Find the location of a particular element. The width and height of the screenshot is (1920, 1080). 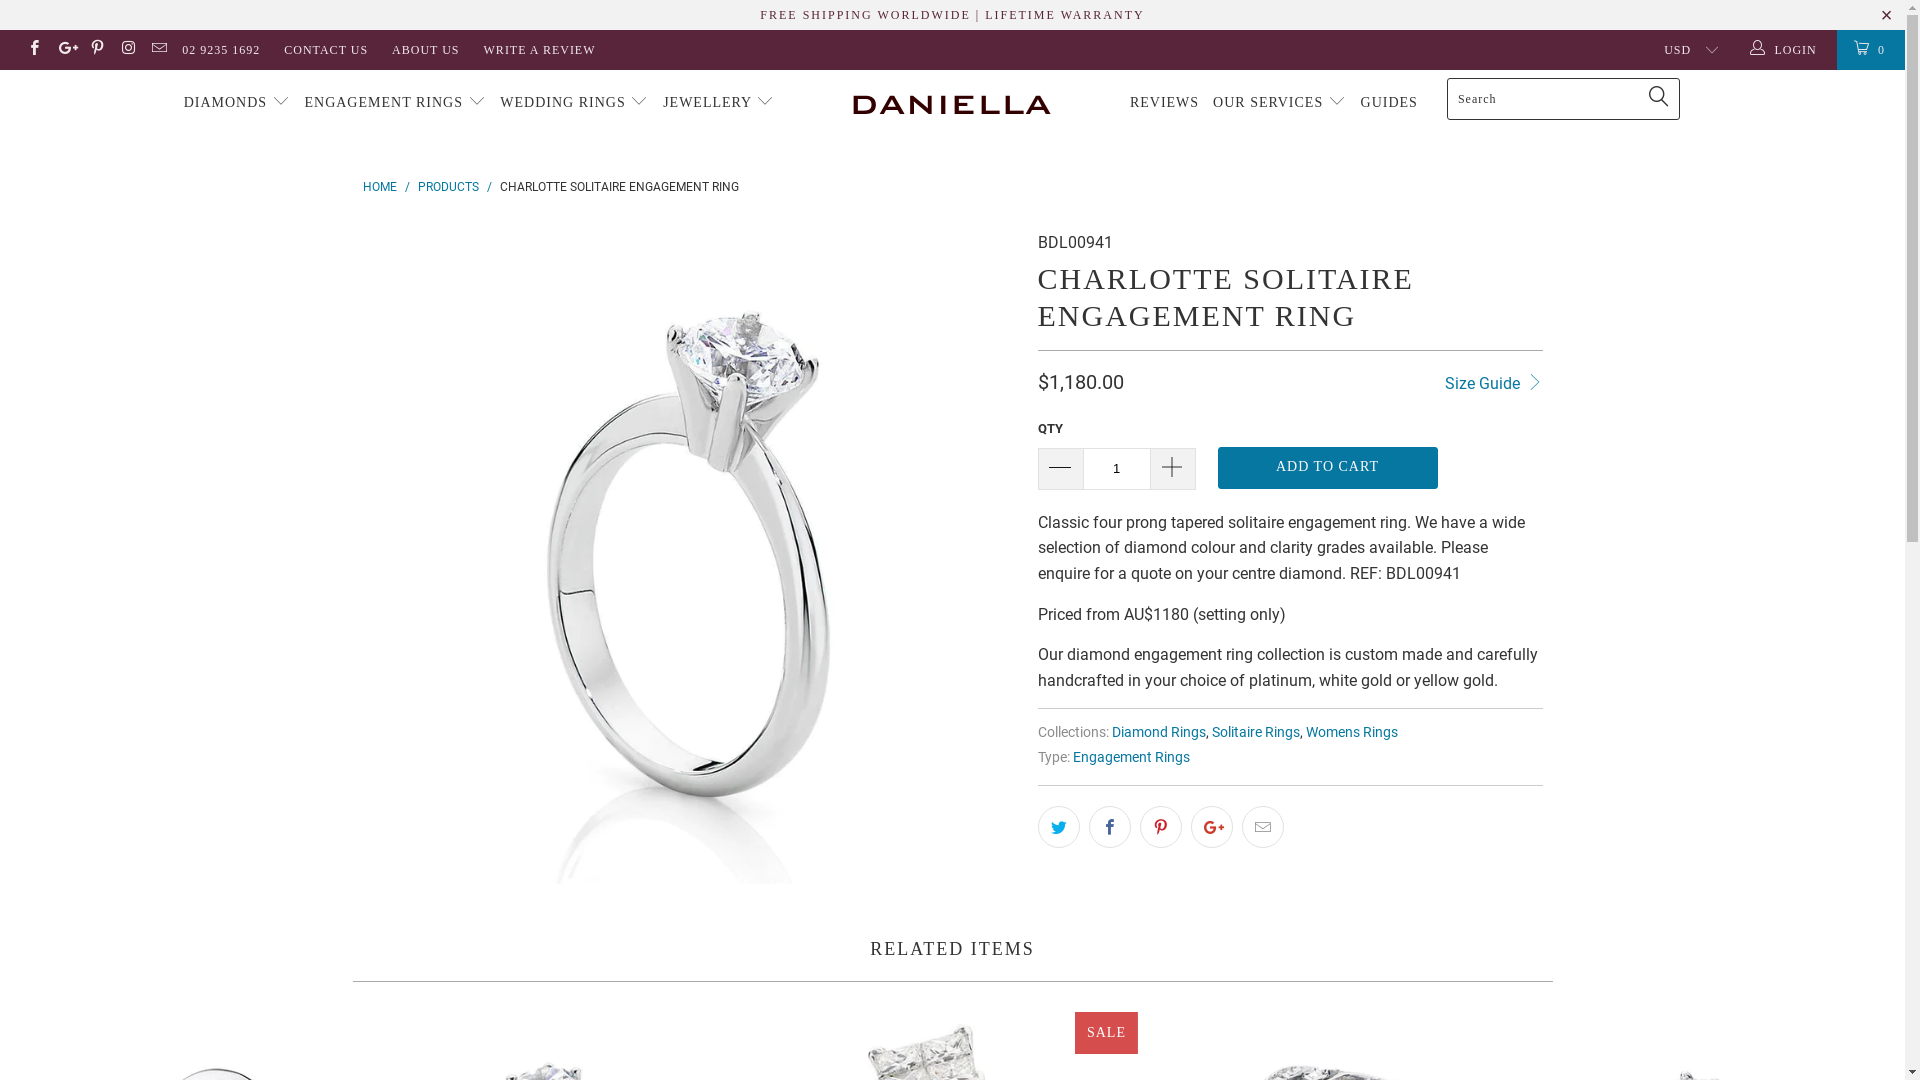

'JEWELLERY' is located at coordinates (719, 103).